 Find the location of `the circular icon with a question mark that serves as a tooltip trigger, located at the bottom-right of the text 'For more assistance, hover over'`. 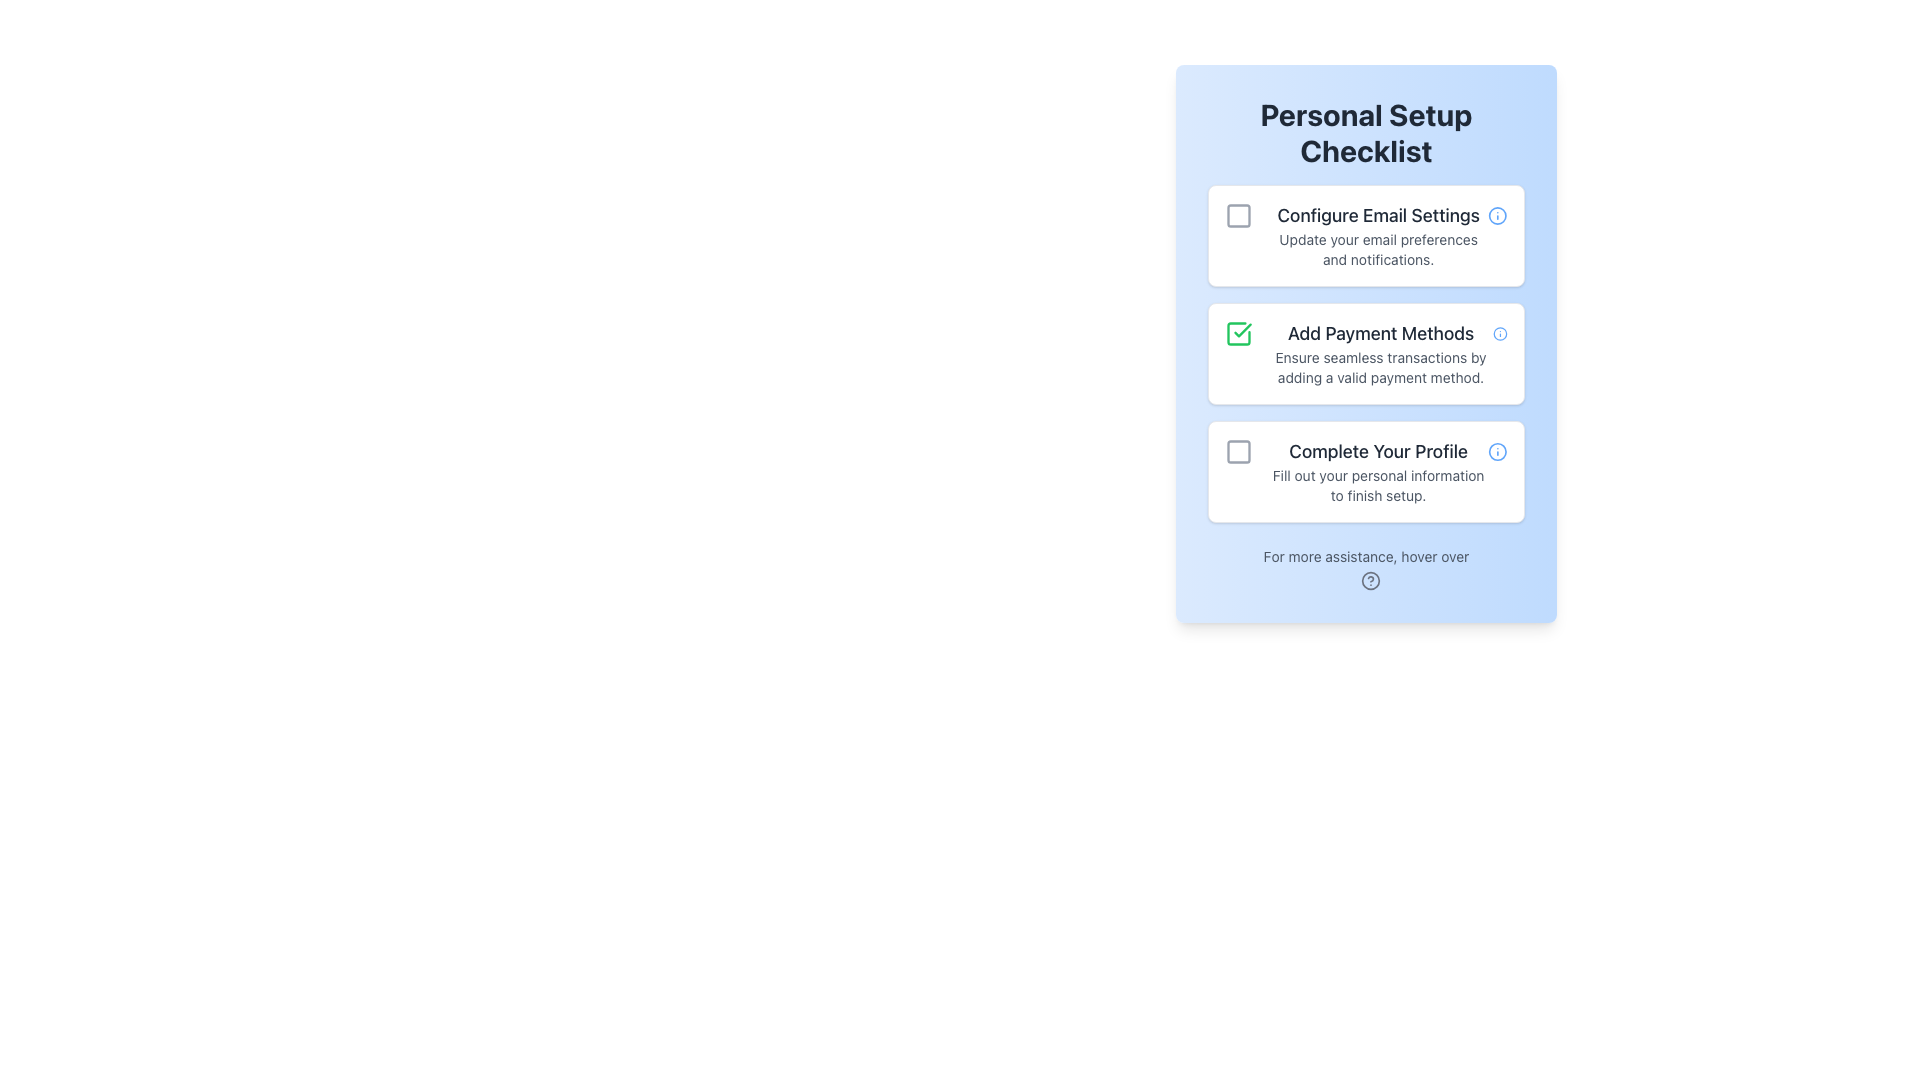

the circular icon with a question mark that serves as a tooltip trigger, located at the bottom-right of the text 'For more assistance, hover over' is located at coordinates (1369, 580).